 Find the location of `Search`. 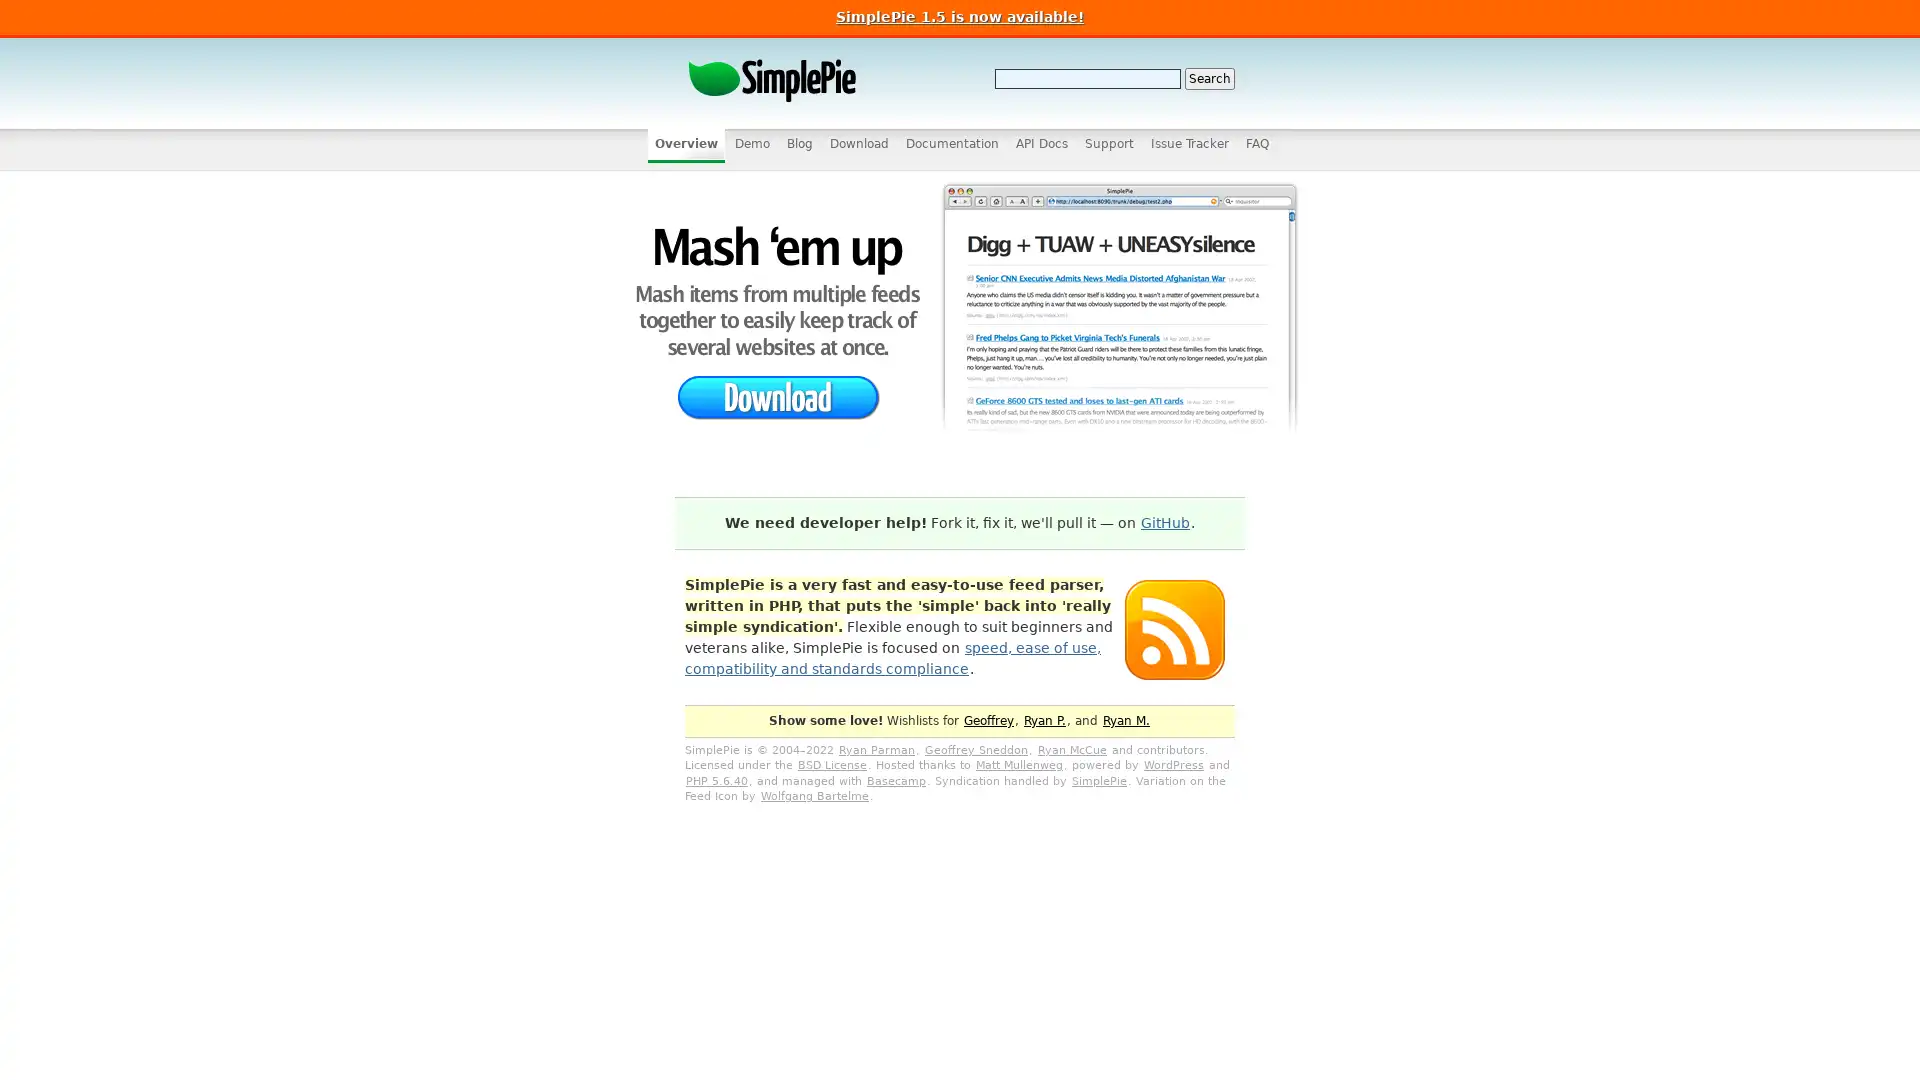

Search is located at coordinates (1208, 77).